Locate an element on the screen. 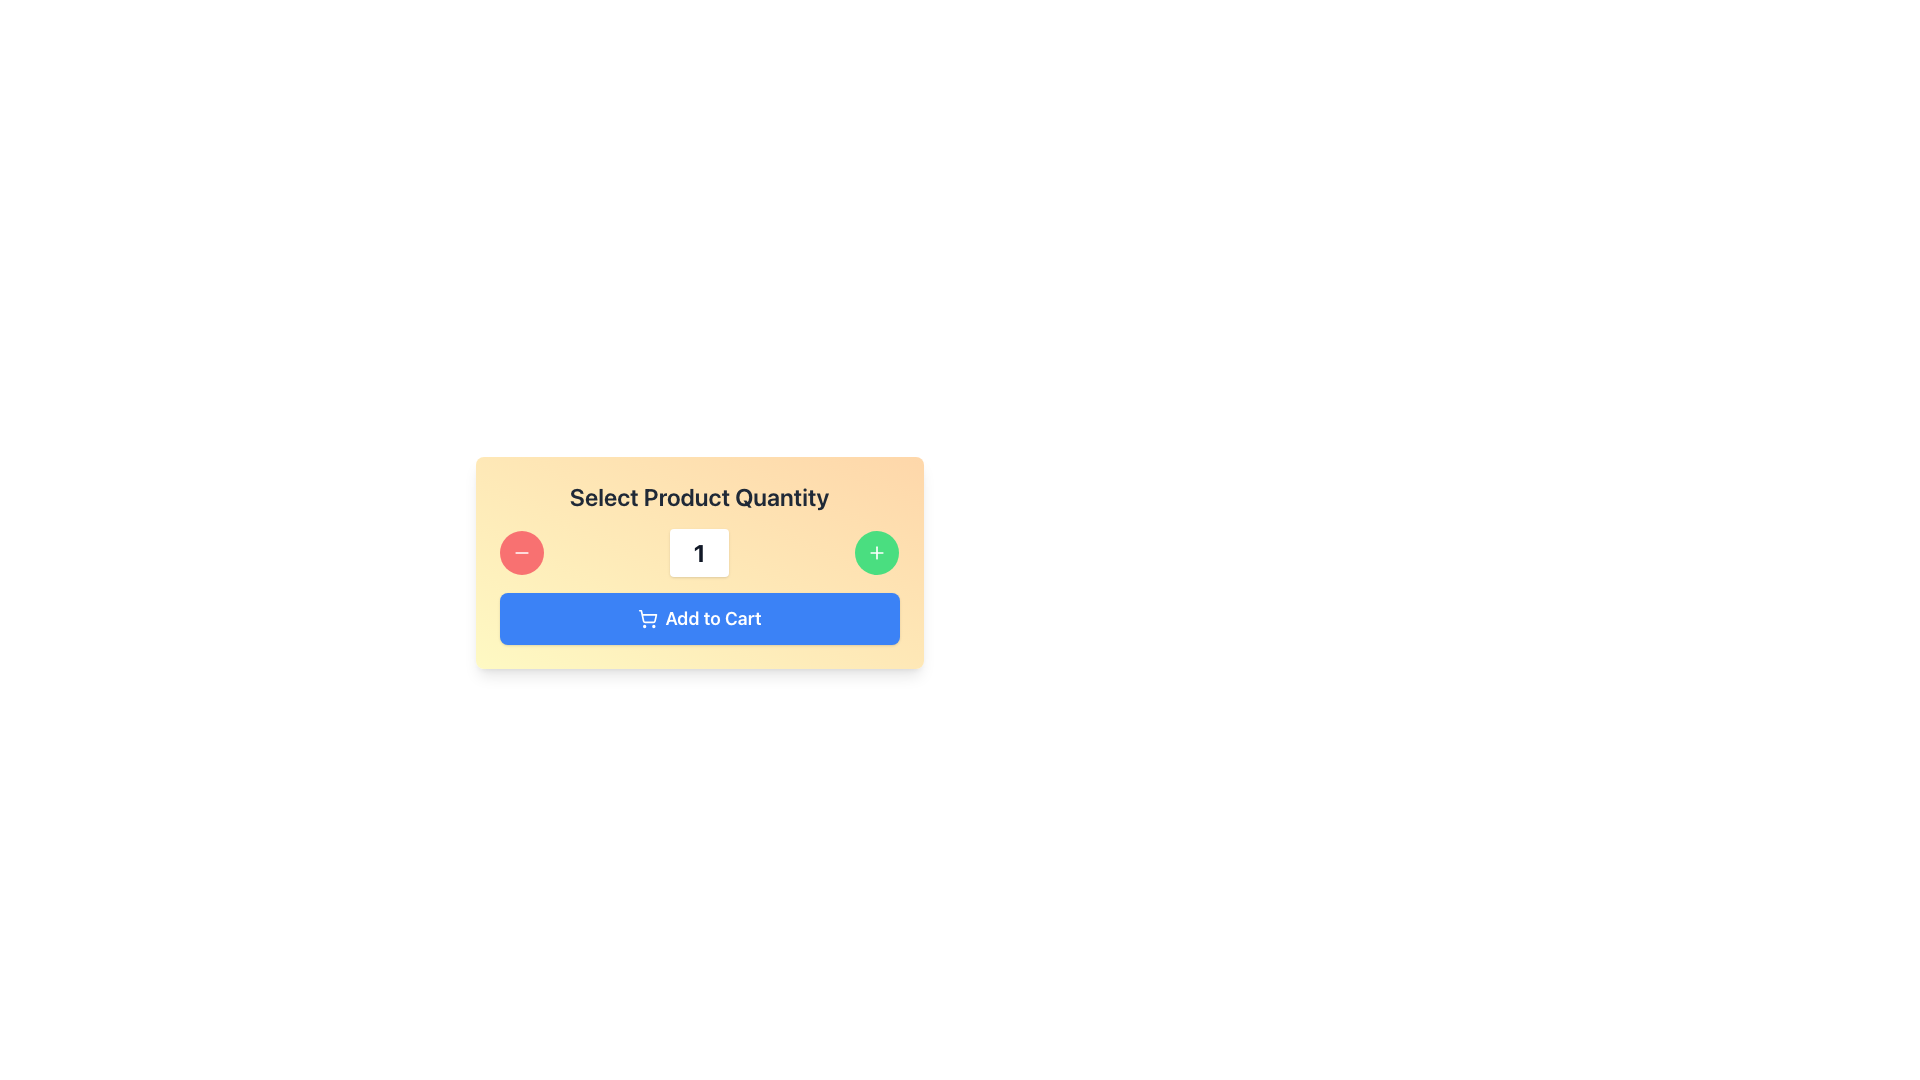 Image resolution: width=1920 pixels, height=1080 pixels. the horizontal line icon styled as part of an SVG illustration, which is located in the round, red button on the left side of the product quantity selector is located at coordinates (521, 552).